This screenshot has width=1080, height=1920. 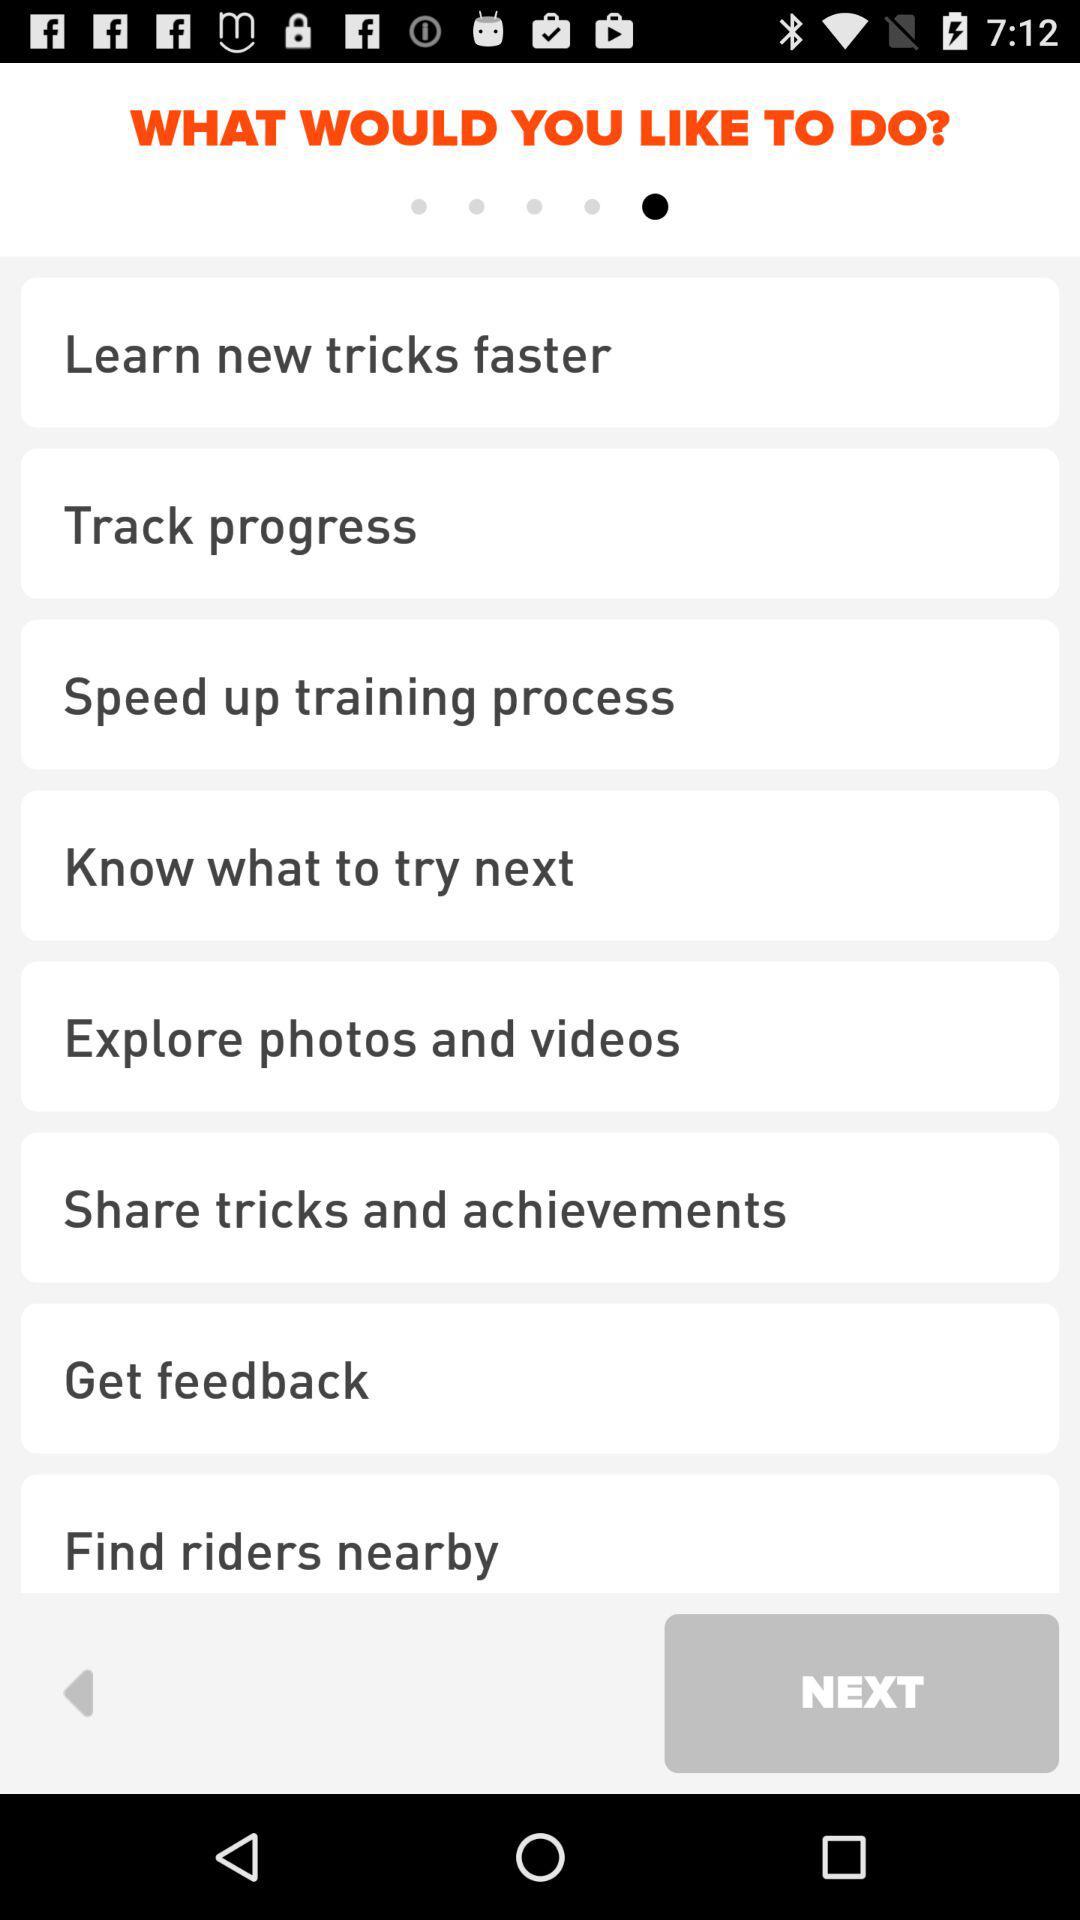 I want to click on item below track progress checkbox, so click(x=540, y=694).